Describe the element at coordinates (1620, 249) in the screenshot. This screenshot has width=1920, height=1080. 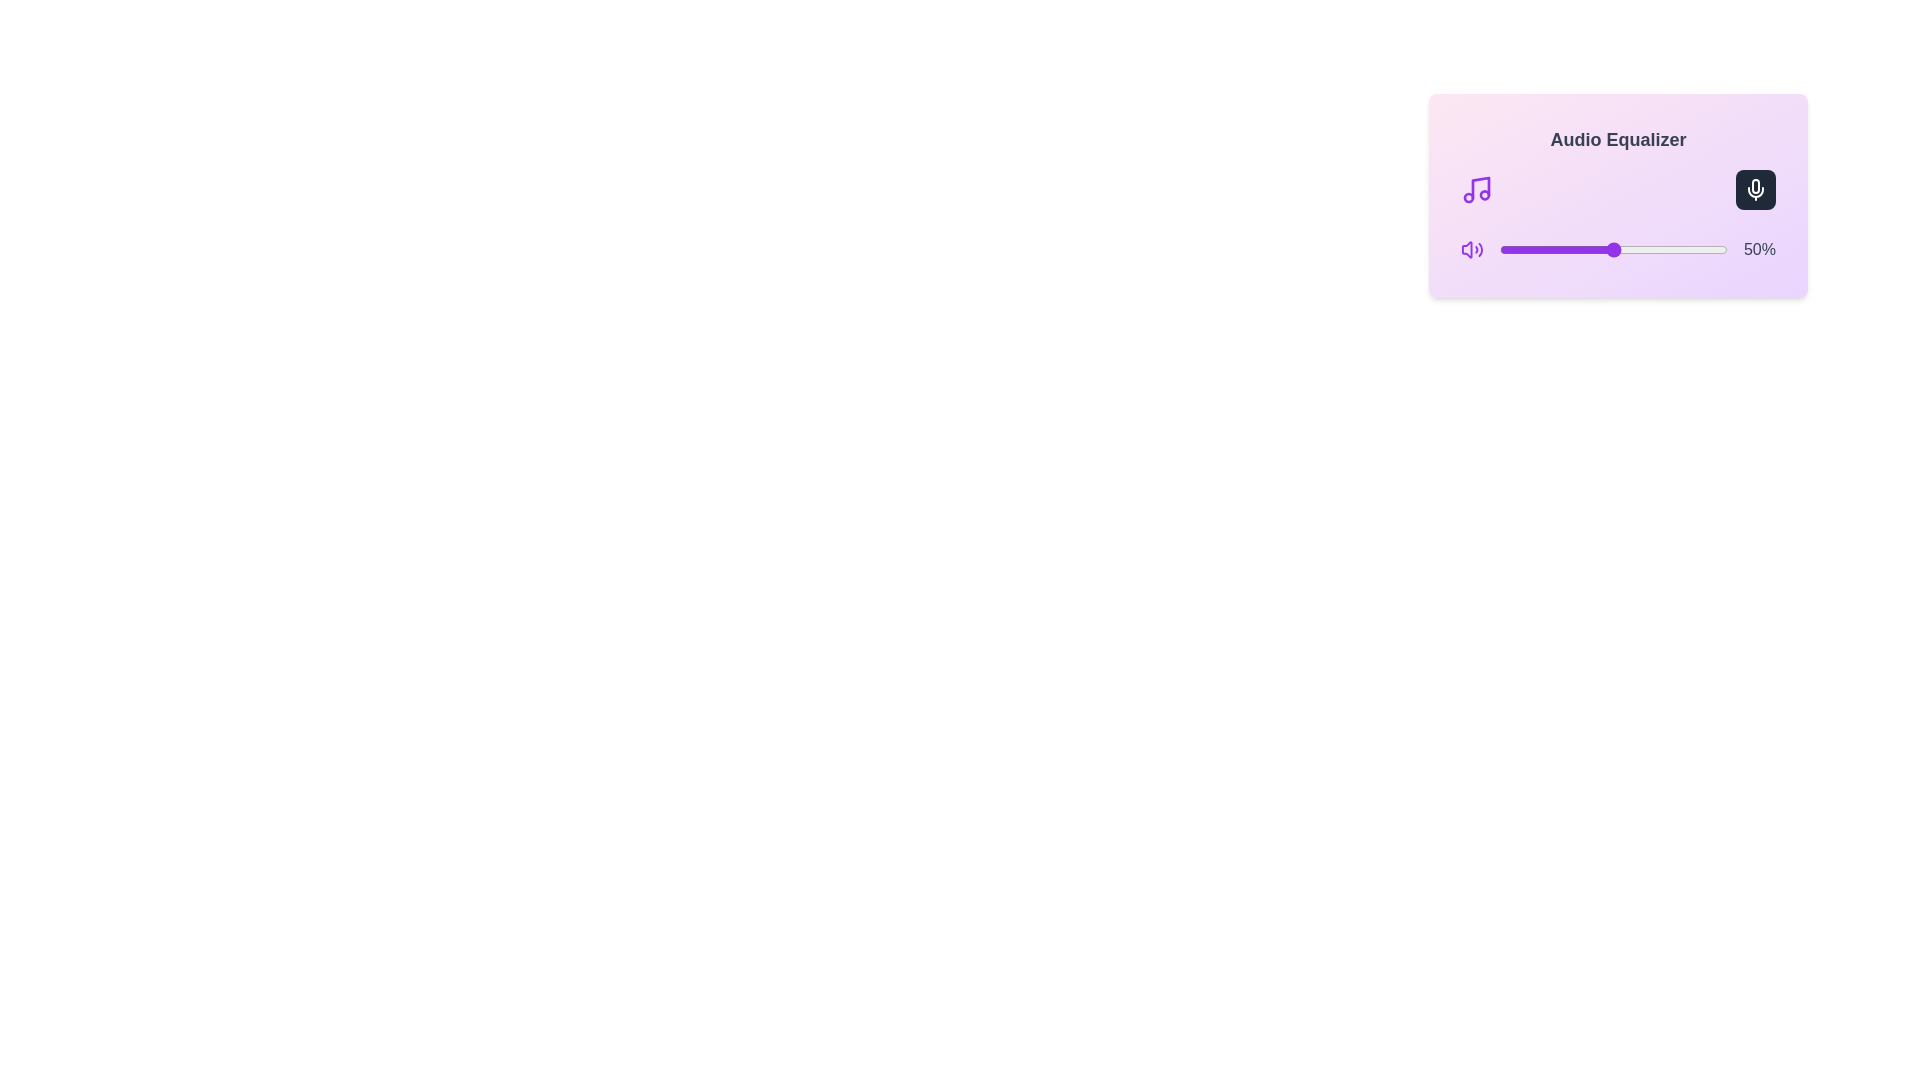
I see `the volume slider to 53%` at that location.